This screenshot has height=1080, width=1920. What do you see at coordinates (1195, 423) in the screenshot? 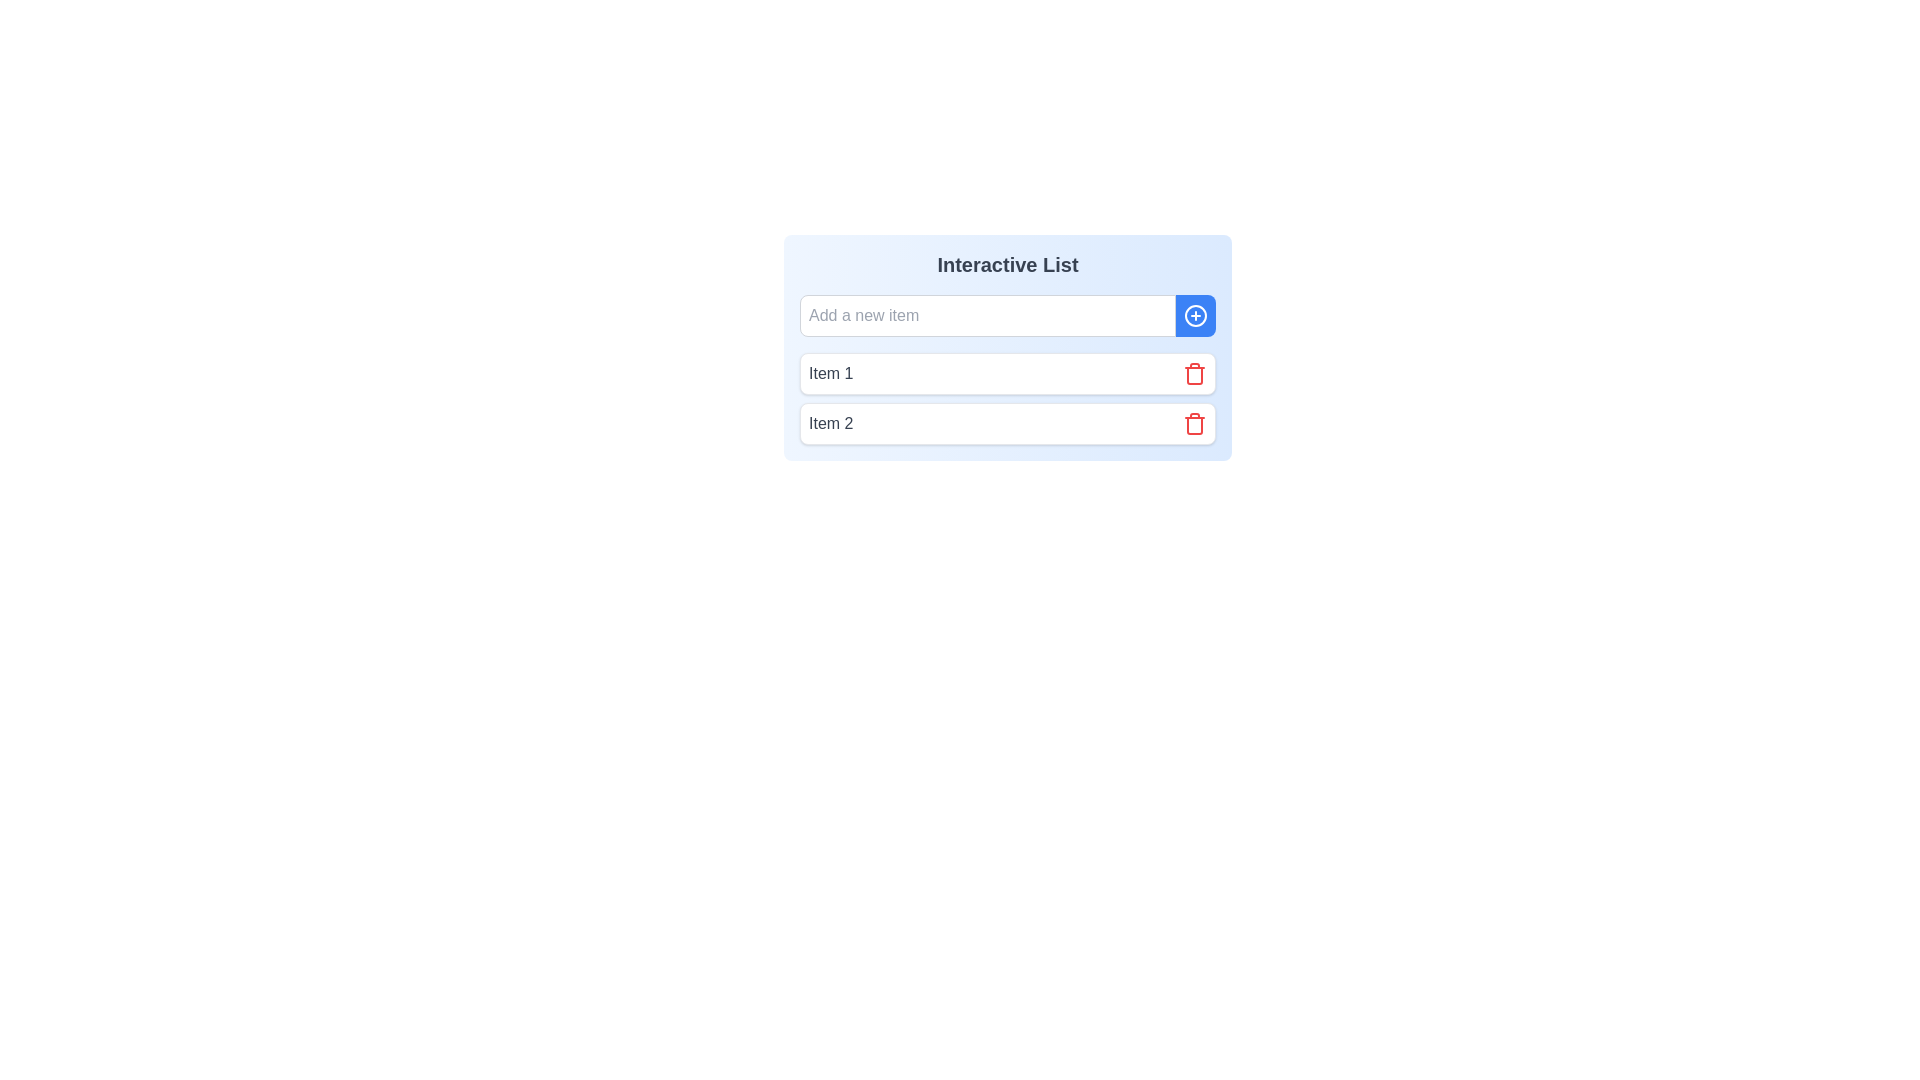
I see `delete button for the item labeled 'Item 2'` at bounding box center [1195, 423].